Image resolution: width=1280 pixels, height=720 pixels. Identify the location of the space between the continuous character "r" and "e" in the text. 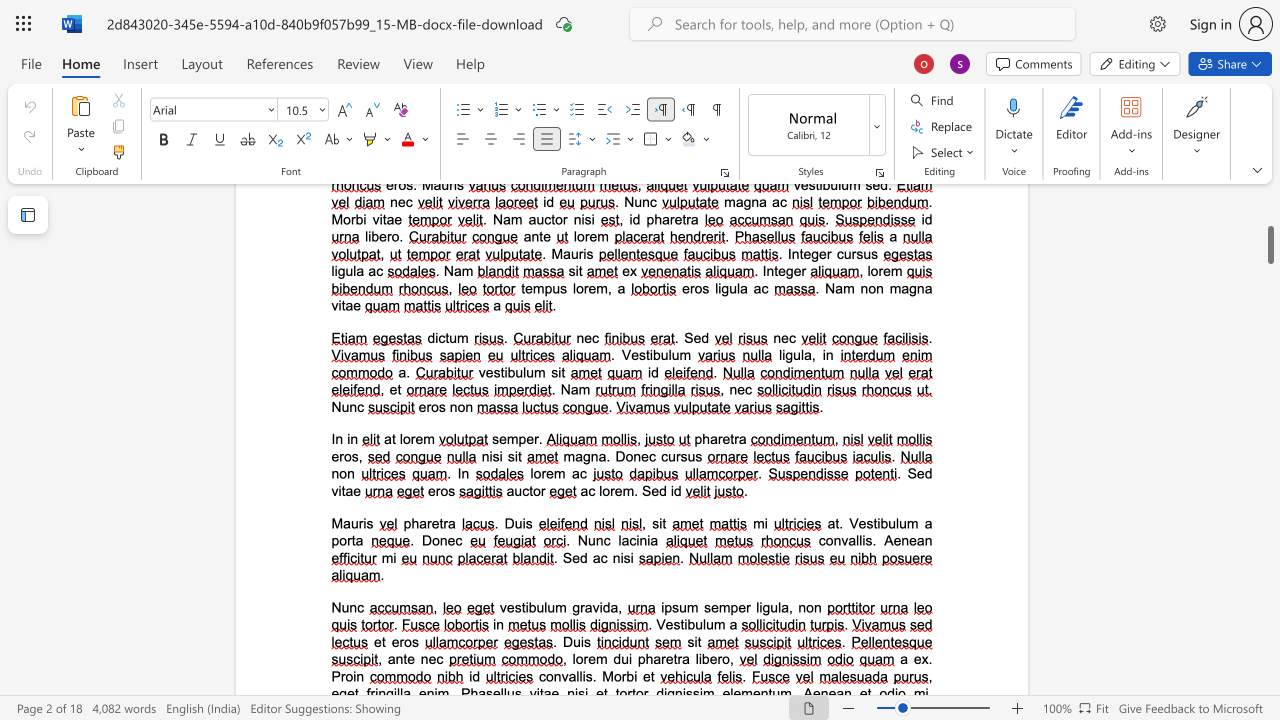
(431, 522).